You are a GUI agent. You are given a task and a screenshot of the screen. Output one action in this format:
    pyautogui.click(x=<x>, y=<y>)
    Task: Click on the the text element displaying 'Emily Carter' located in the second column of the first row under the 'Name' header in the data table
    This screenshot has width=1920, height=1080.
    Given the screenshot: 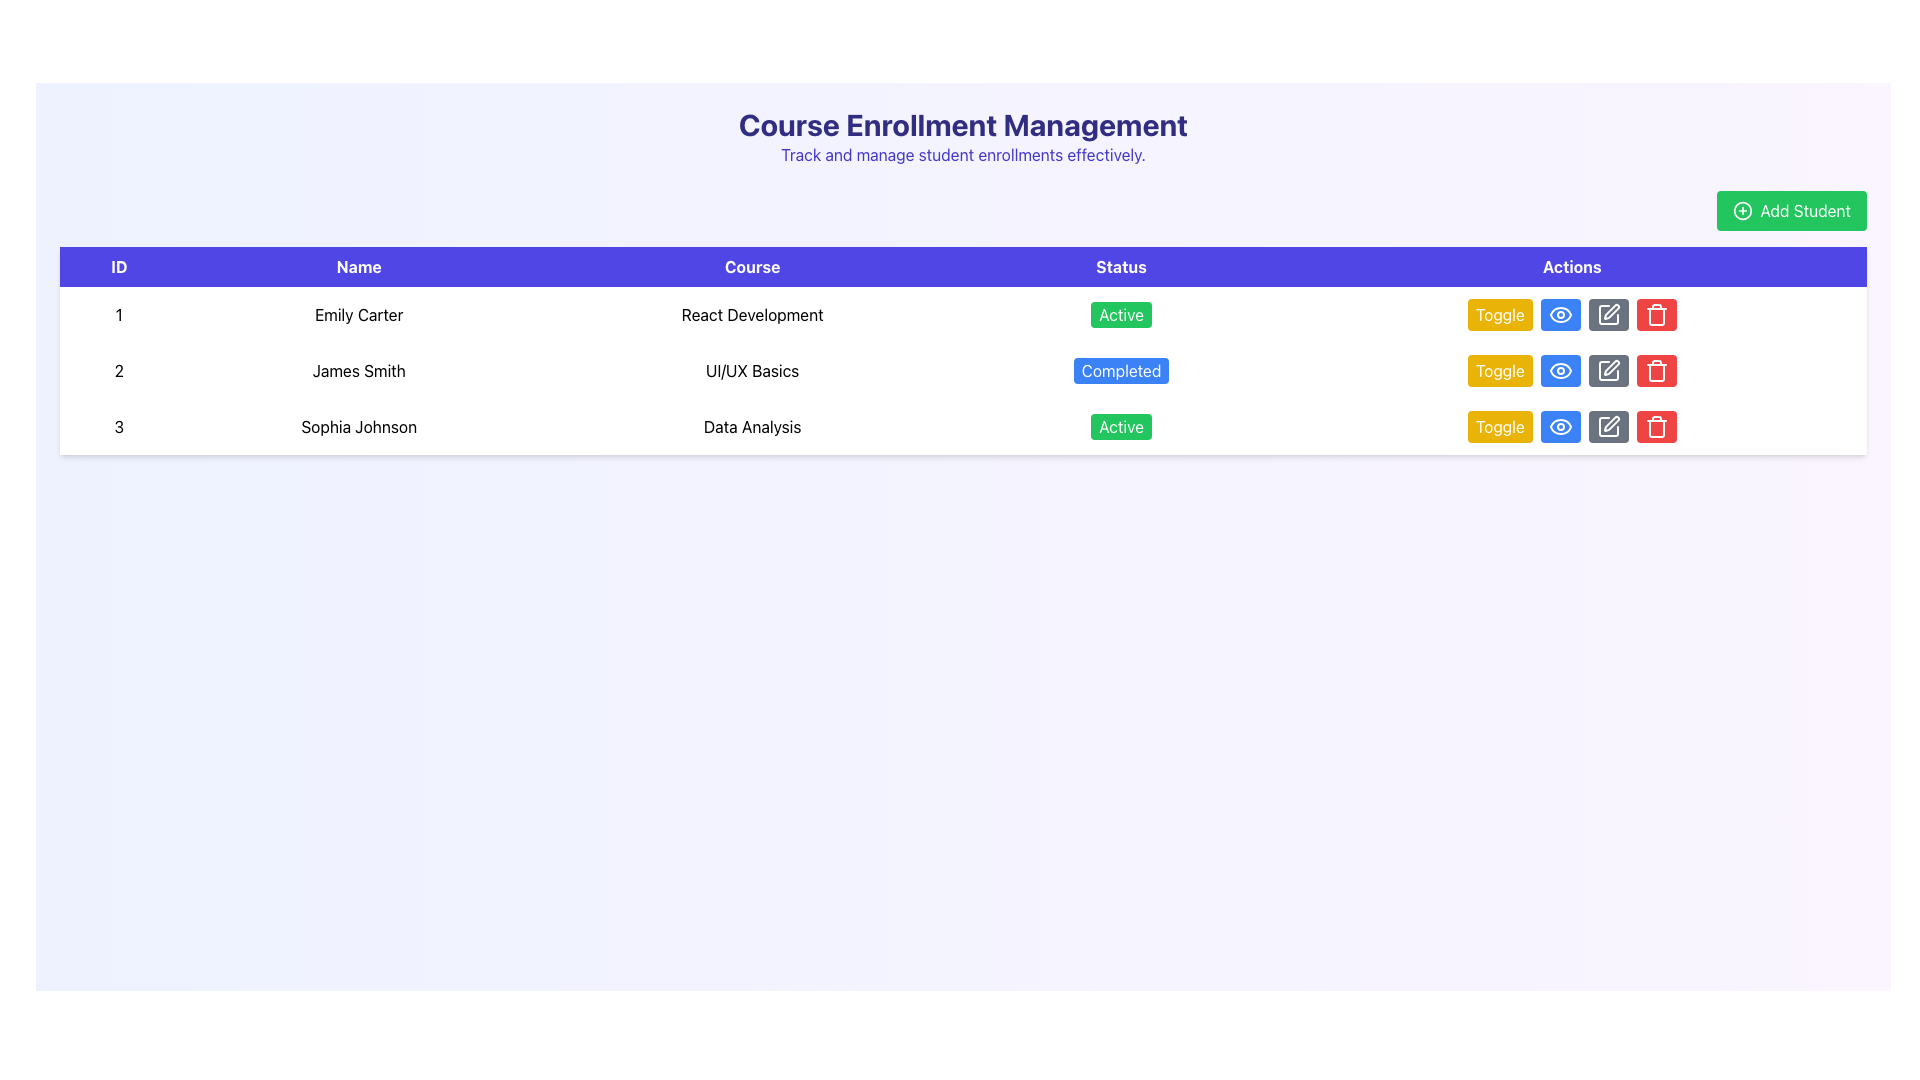 What is the action you would take?
    pyautogui.click(x=359, y=315)
    